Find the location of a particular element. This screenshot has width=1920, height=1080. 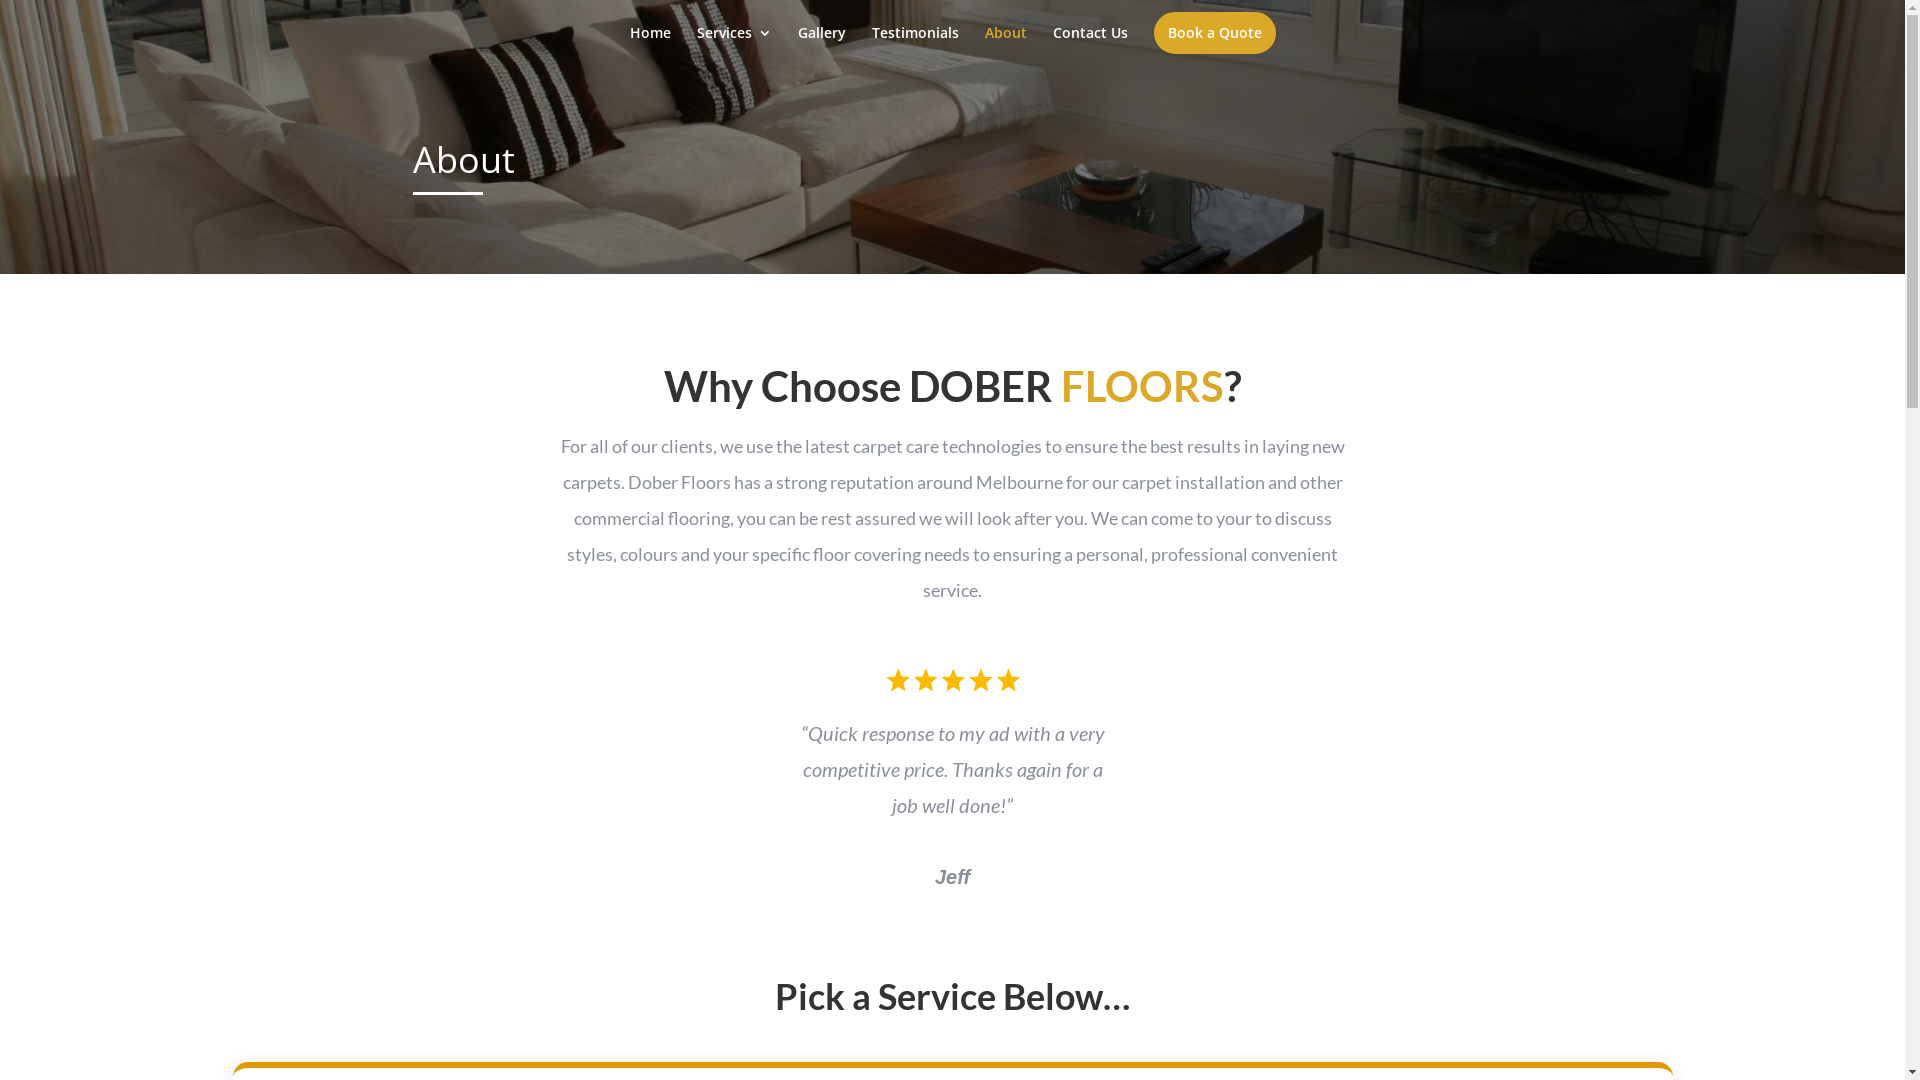

'Home' is located at coordinates (650, 45).